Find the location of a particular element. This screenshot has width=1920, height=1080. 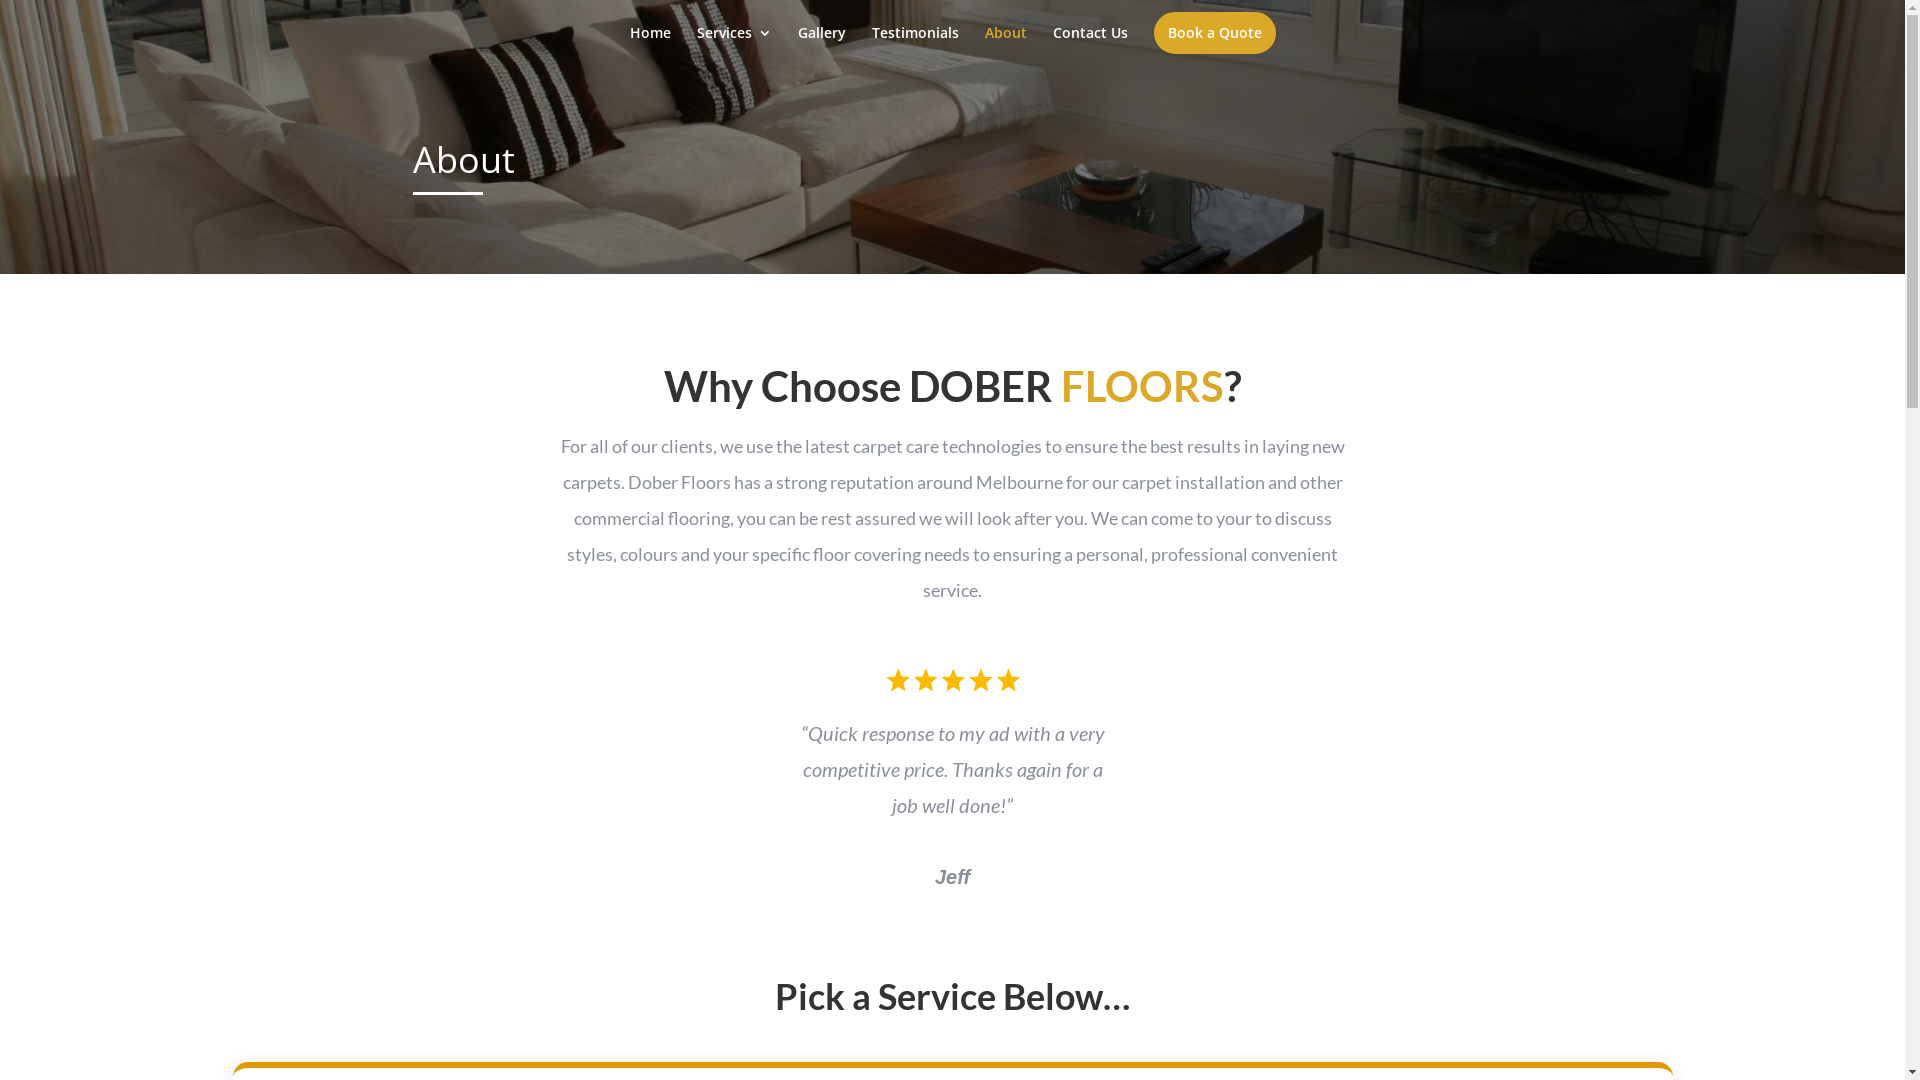

'Home' is located at coordinates (650, 45).